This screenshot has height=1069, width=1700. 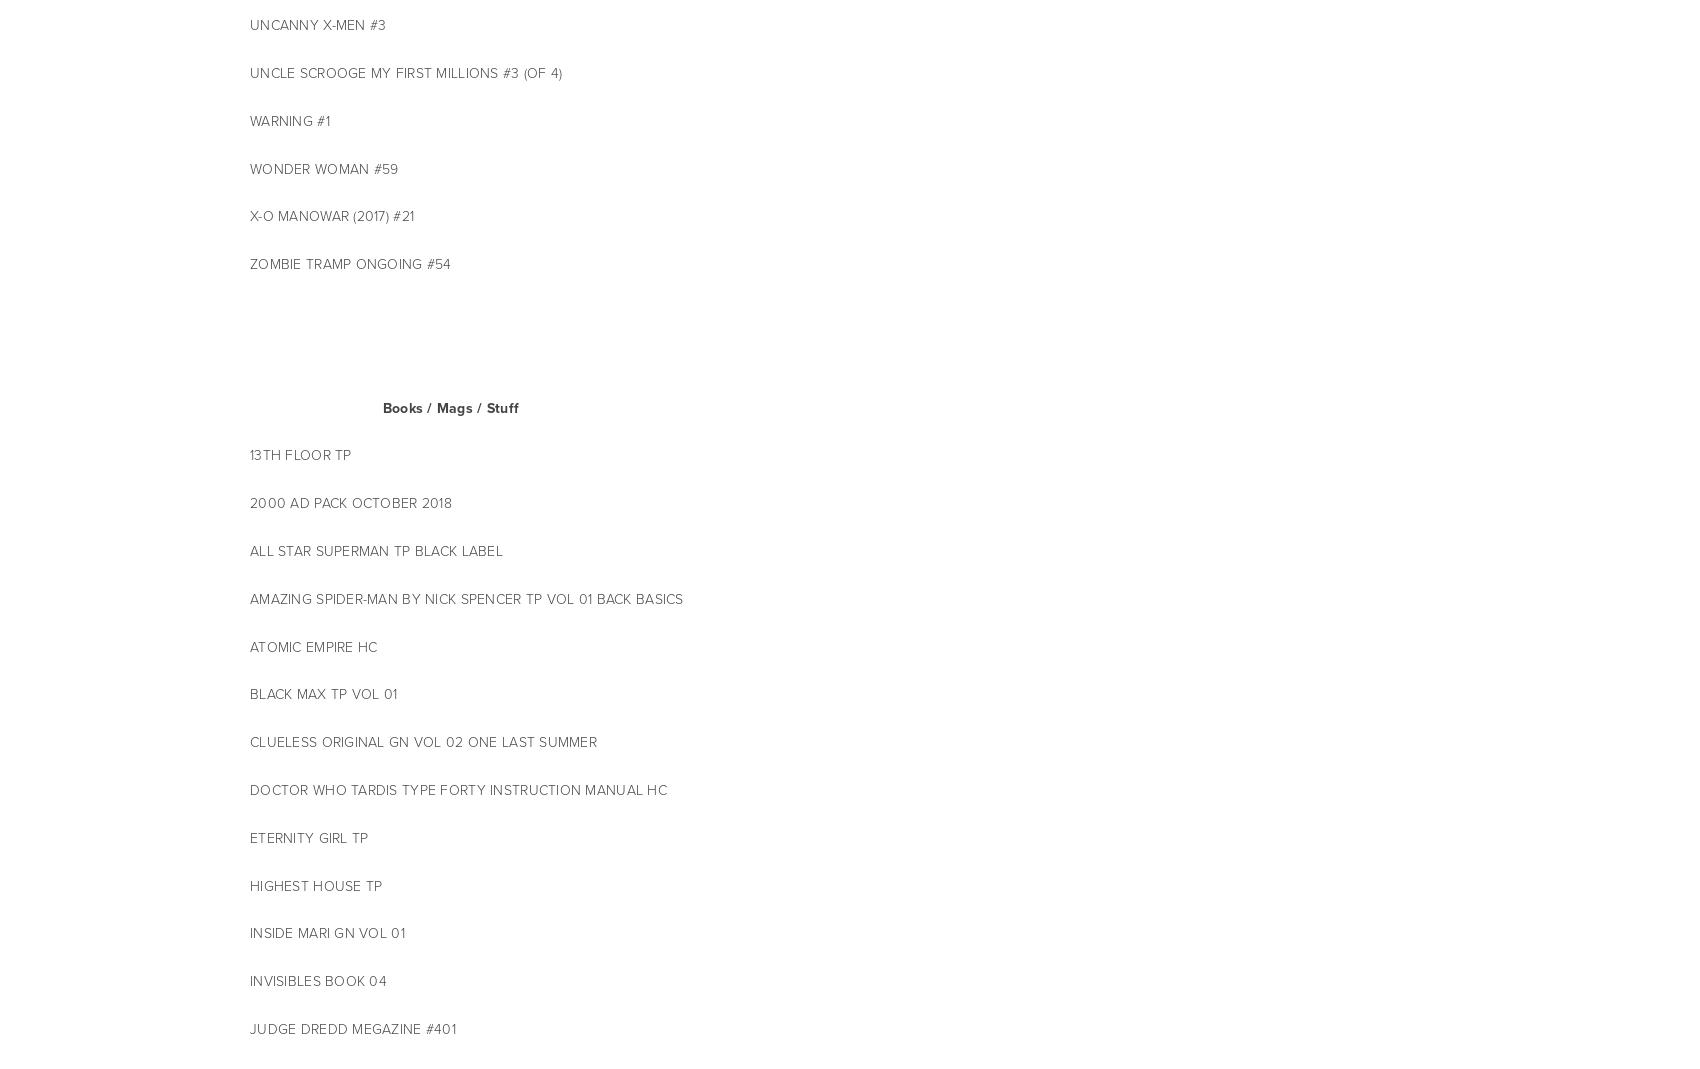 What do you see at coordinates (460, 789) in the screenshot?
I see `'DOCTOR WHO TARDIS TYPE FORTY INSTRUCTION MANUAL HC'` at bounding box center [460, 789].